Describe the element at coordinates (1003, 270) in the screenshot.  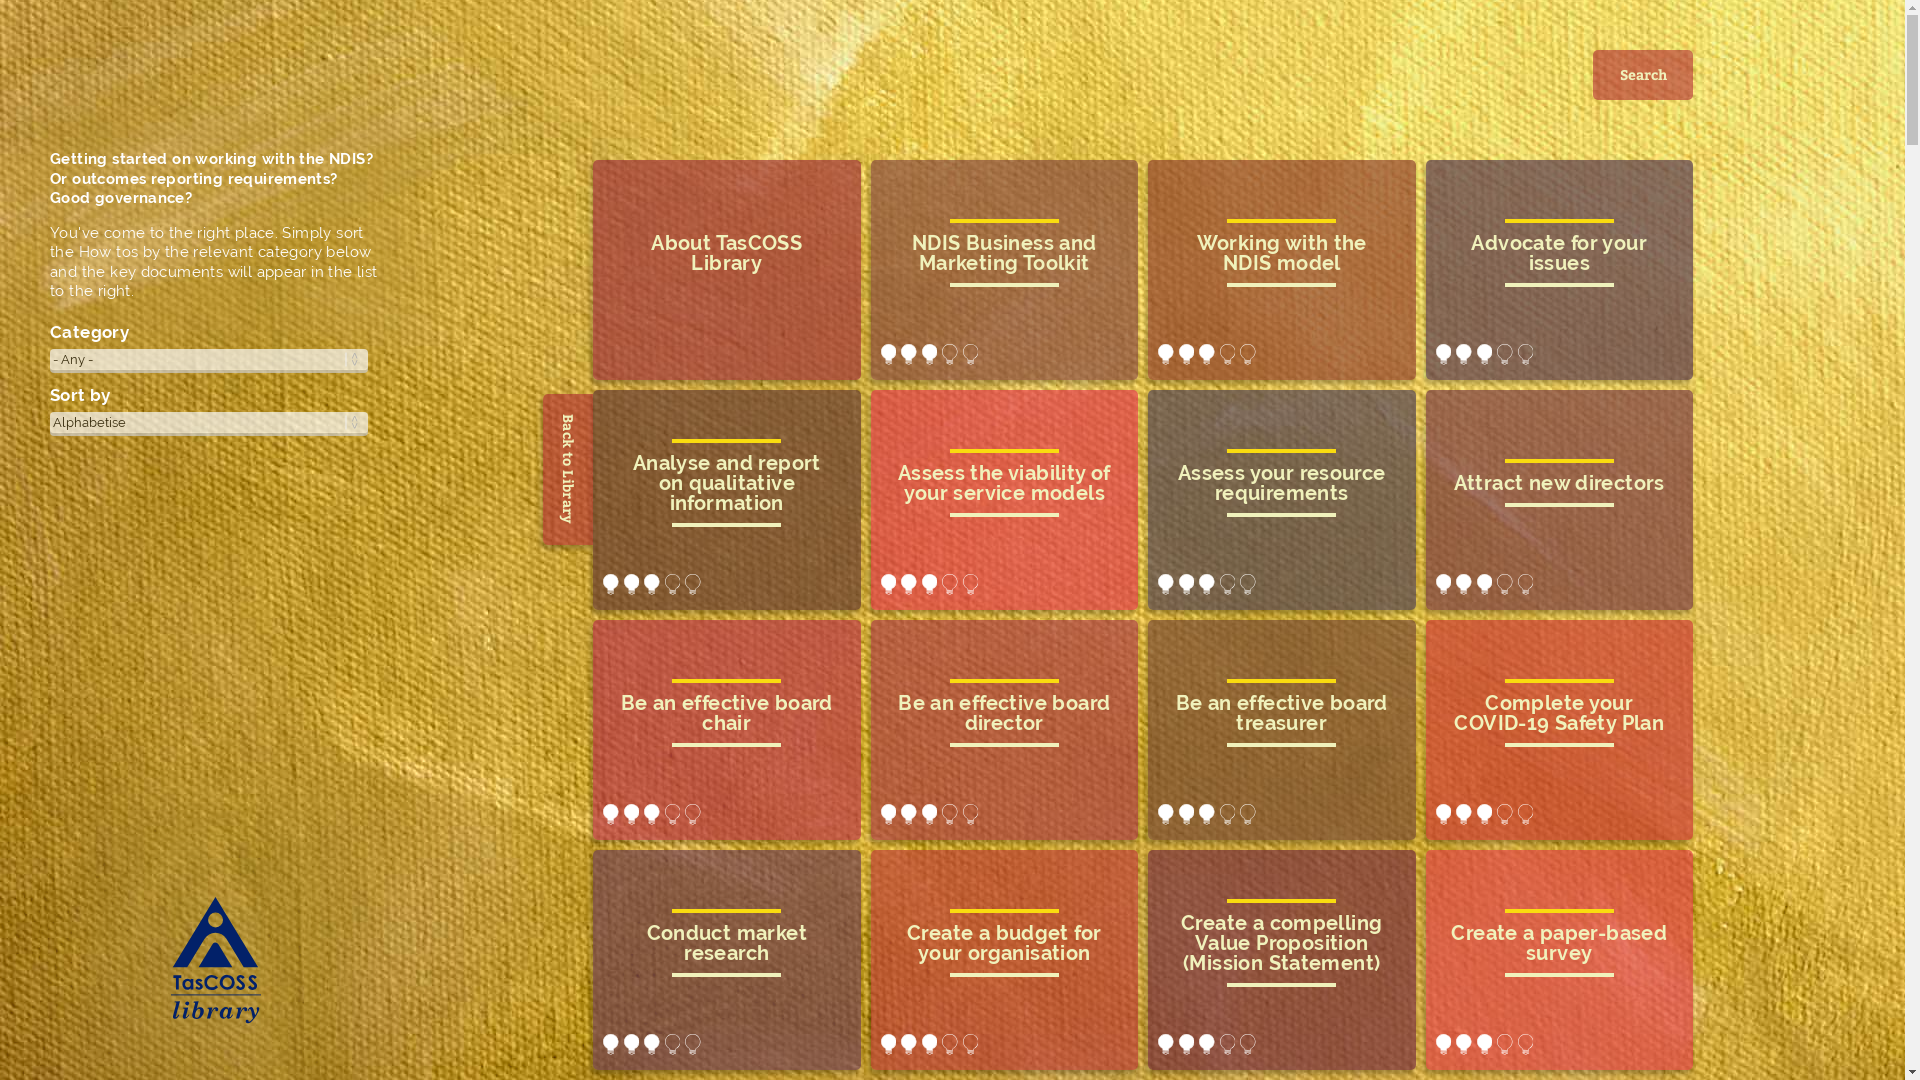
I see `'NDIS Business and Marketing Toolkit'` at that location.